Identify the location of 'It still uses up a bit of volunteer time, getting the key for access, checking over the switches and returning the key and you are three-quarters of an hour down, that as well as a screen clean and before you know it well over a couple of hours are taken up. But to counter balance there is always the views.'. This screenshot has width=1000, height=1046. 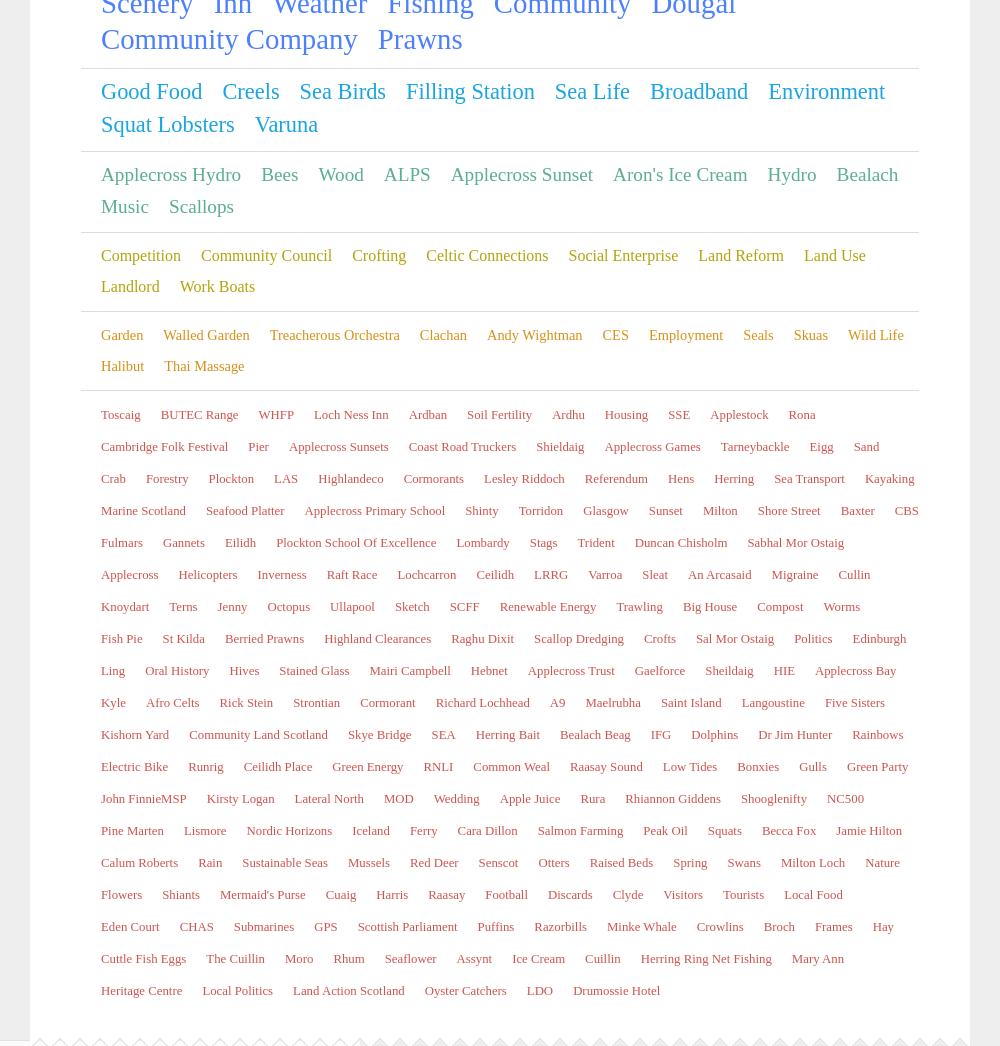
(335, 612).